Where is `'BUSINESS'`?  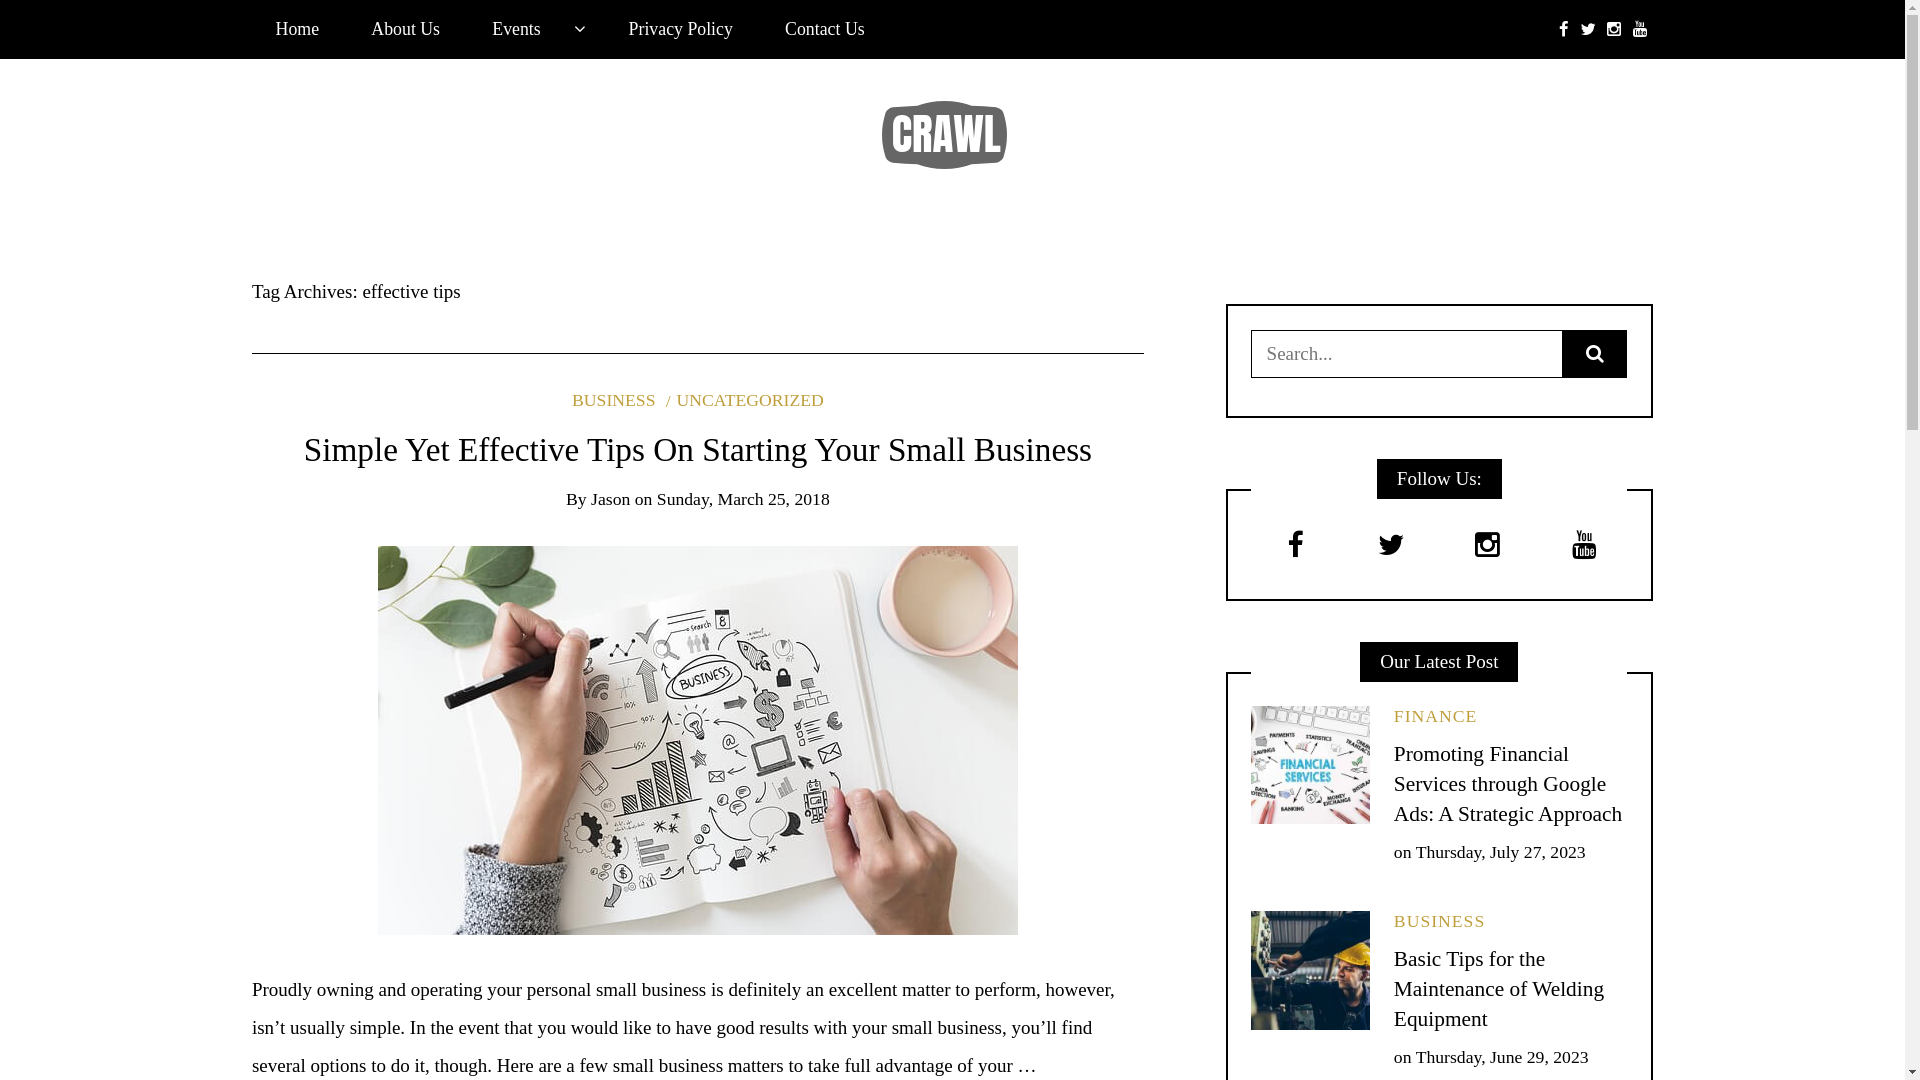
'BUSINESS' is located at coordinates (612, 400).